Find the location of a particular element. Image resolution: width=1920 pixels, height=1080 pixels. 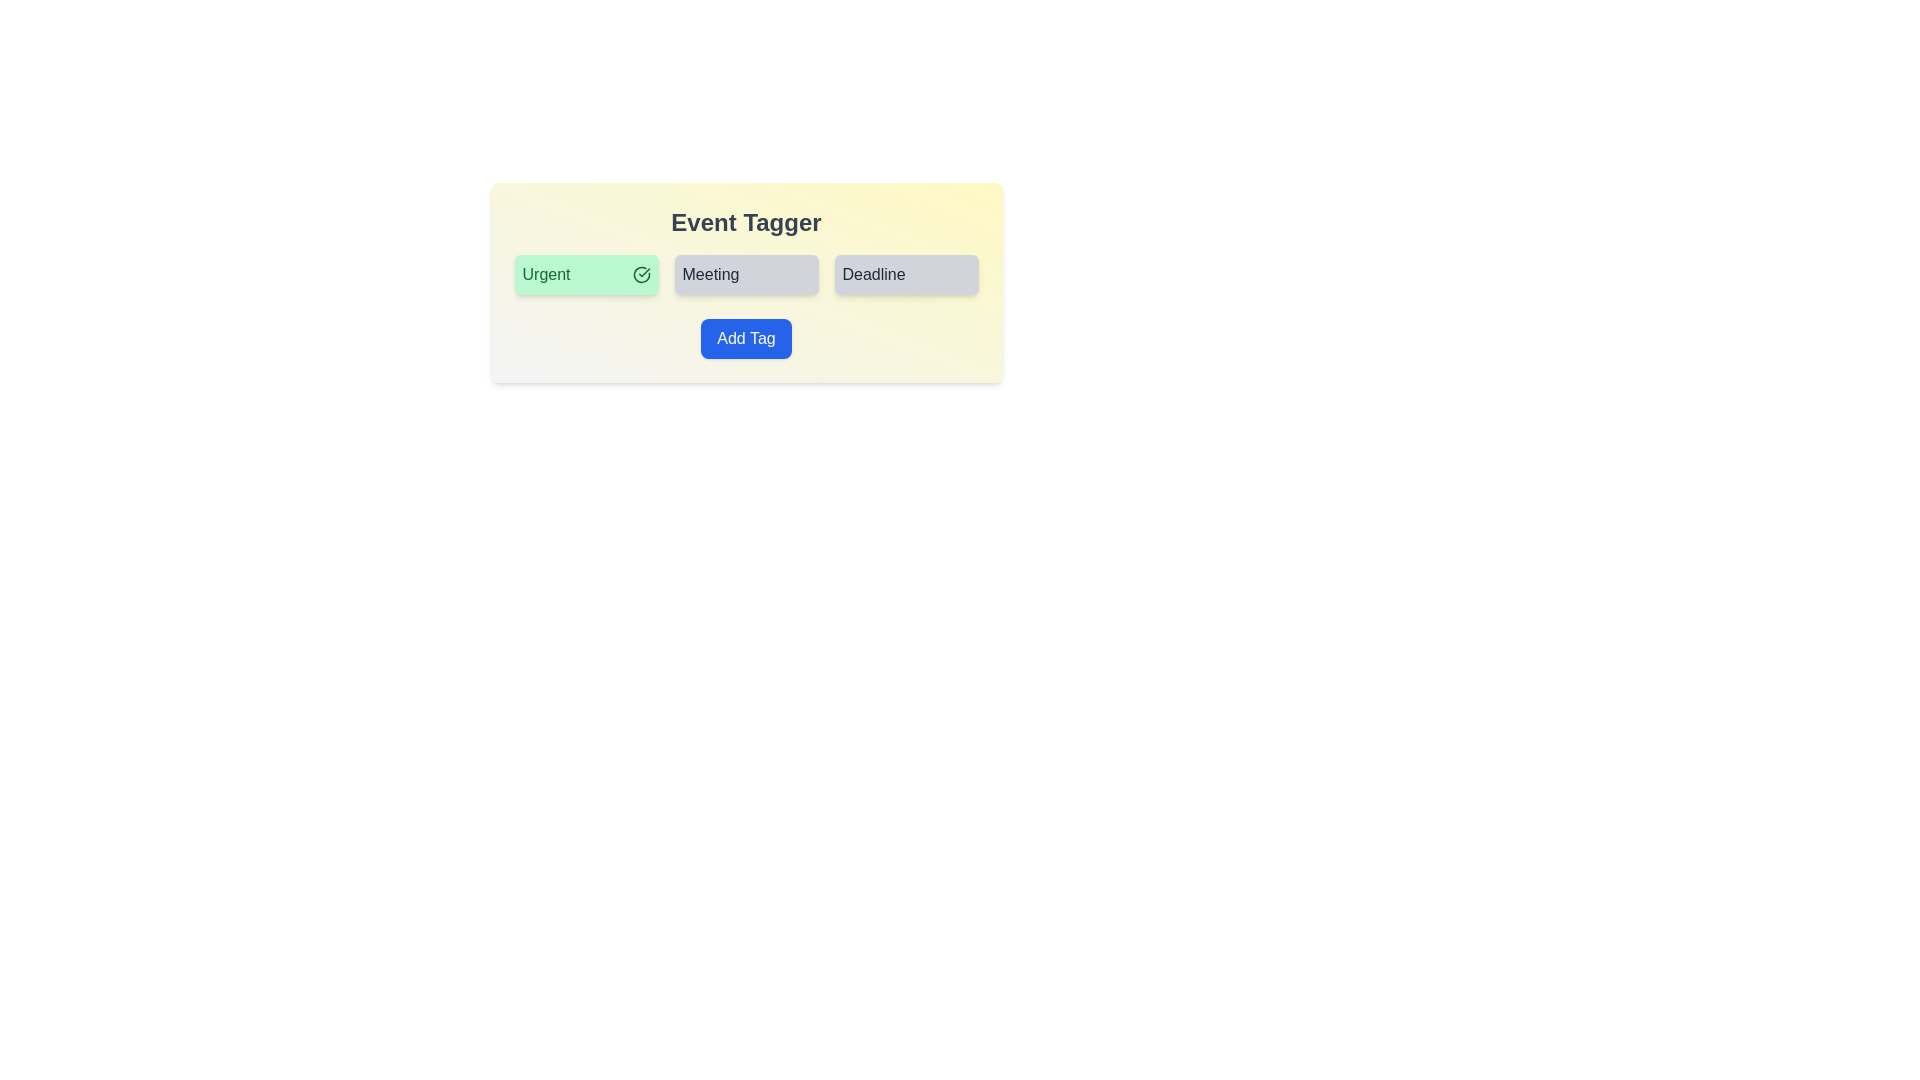

the tag Urgent to toggle its state is located at coordinates (585, 274).